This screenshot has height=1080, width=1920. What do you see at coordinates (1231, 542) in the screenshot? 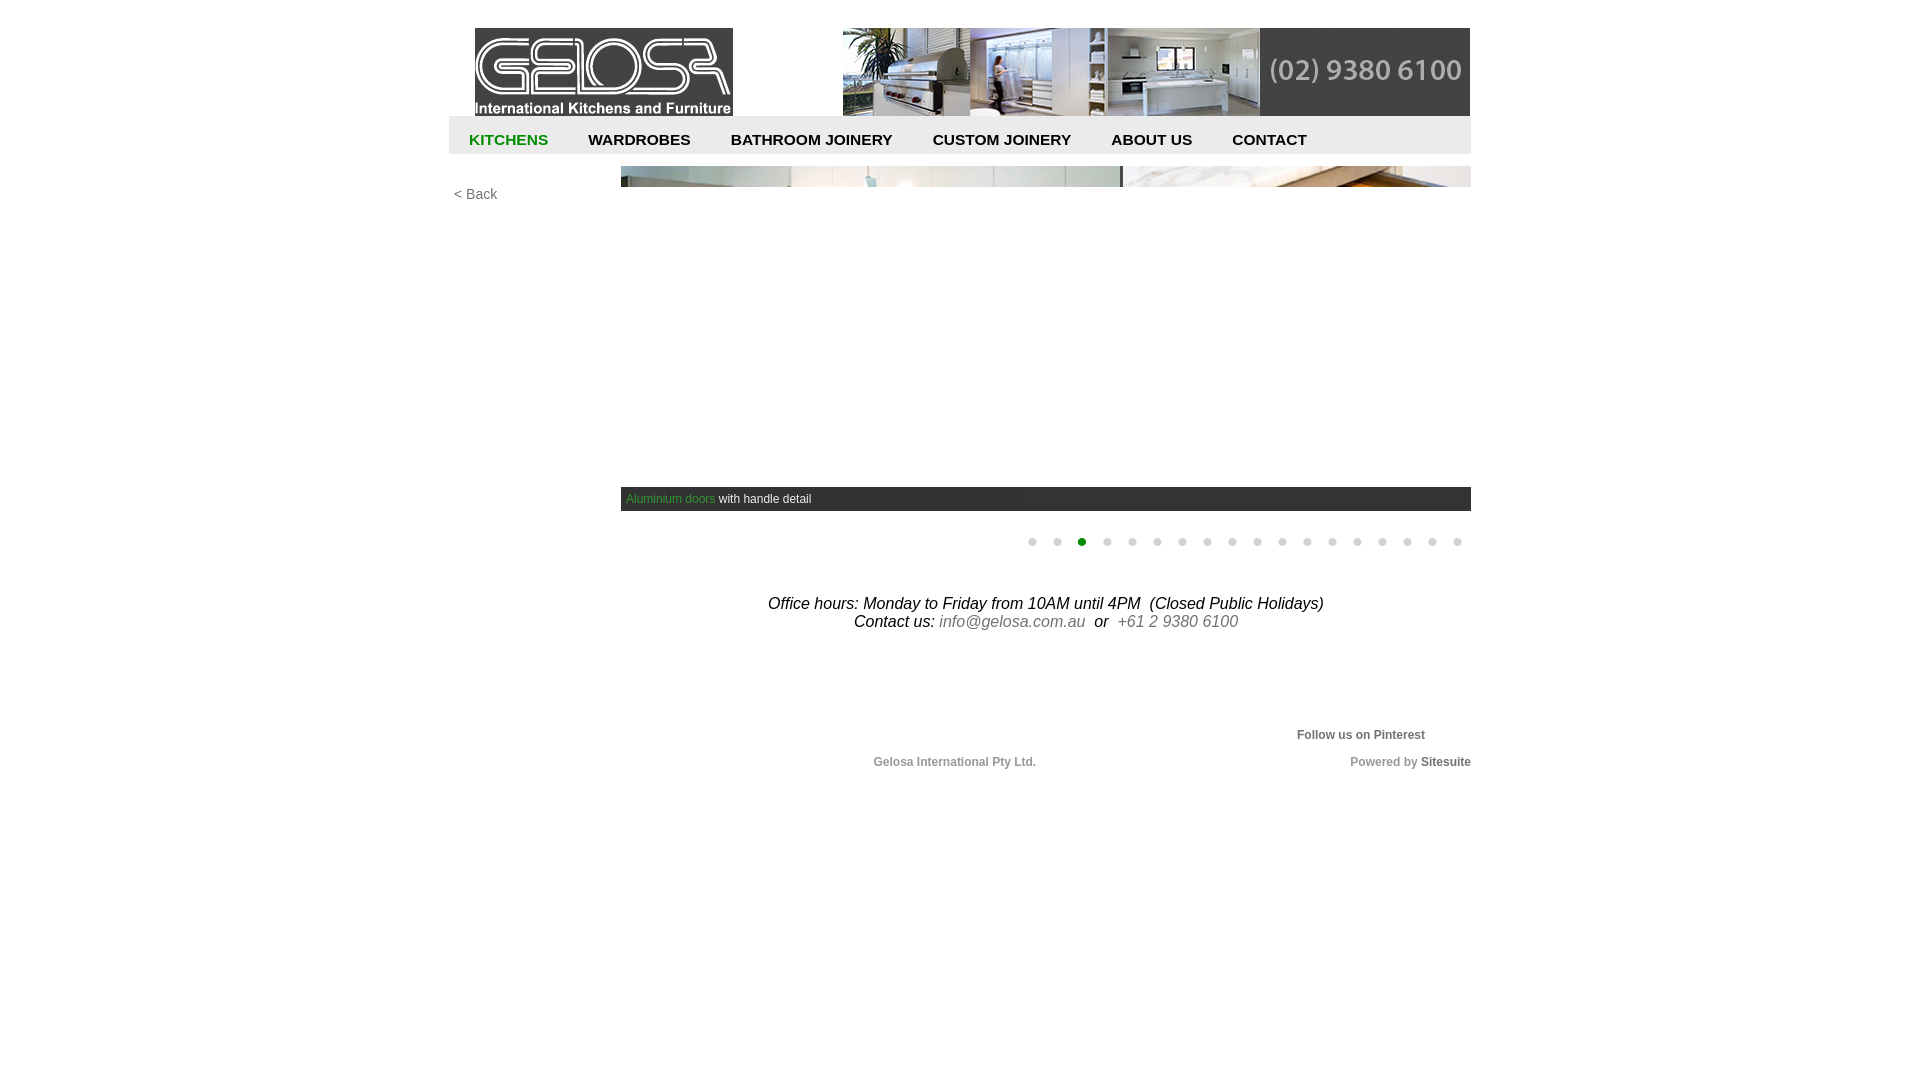
I see `'9'` at bounding box center [1231, 542].